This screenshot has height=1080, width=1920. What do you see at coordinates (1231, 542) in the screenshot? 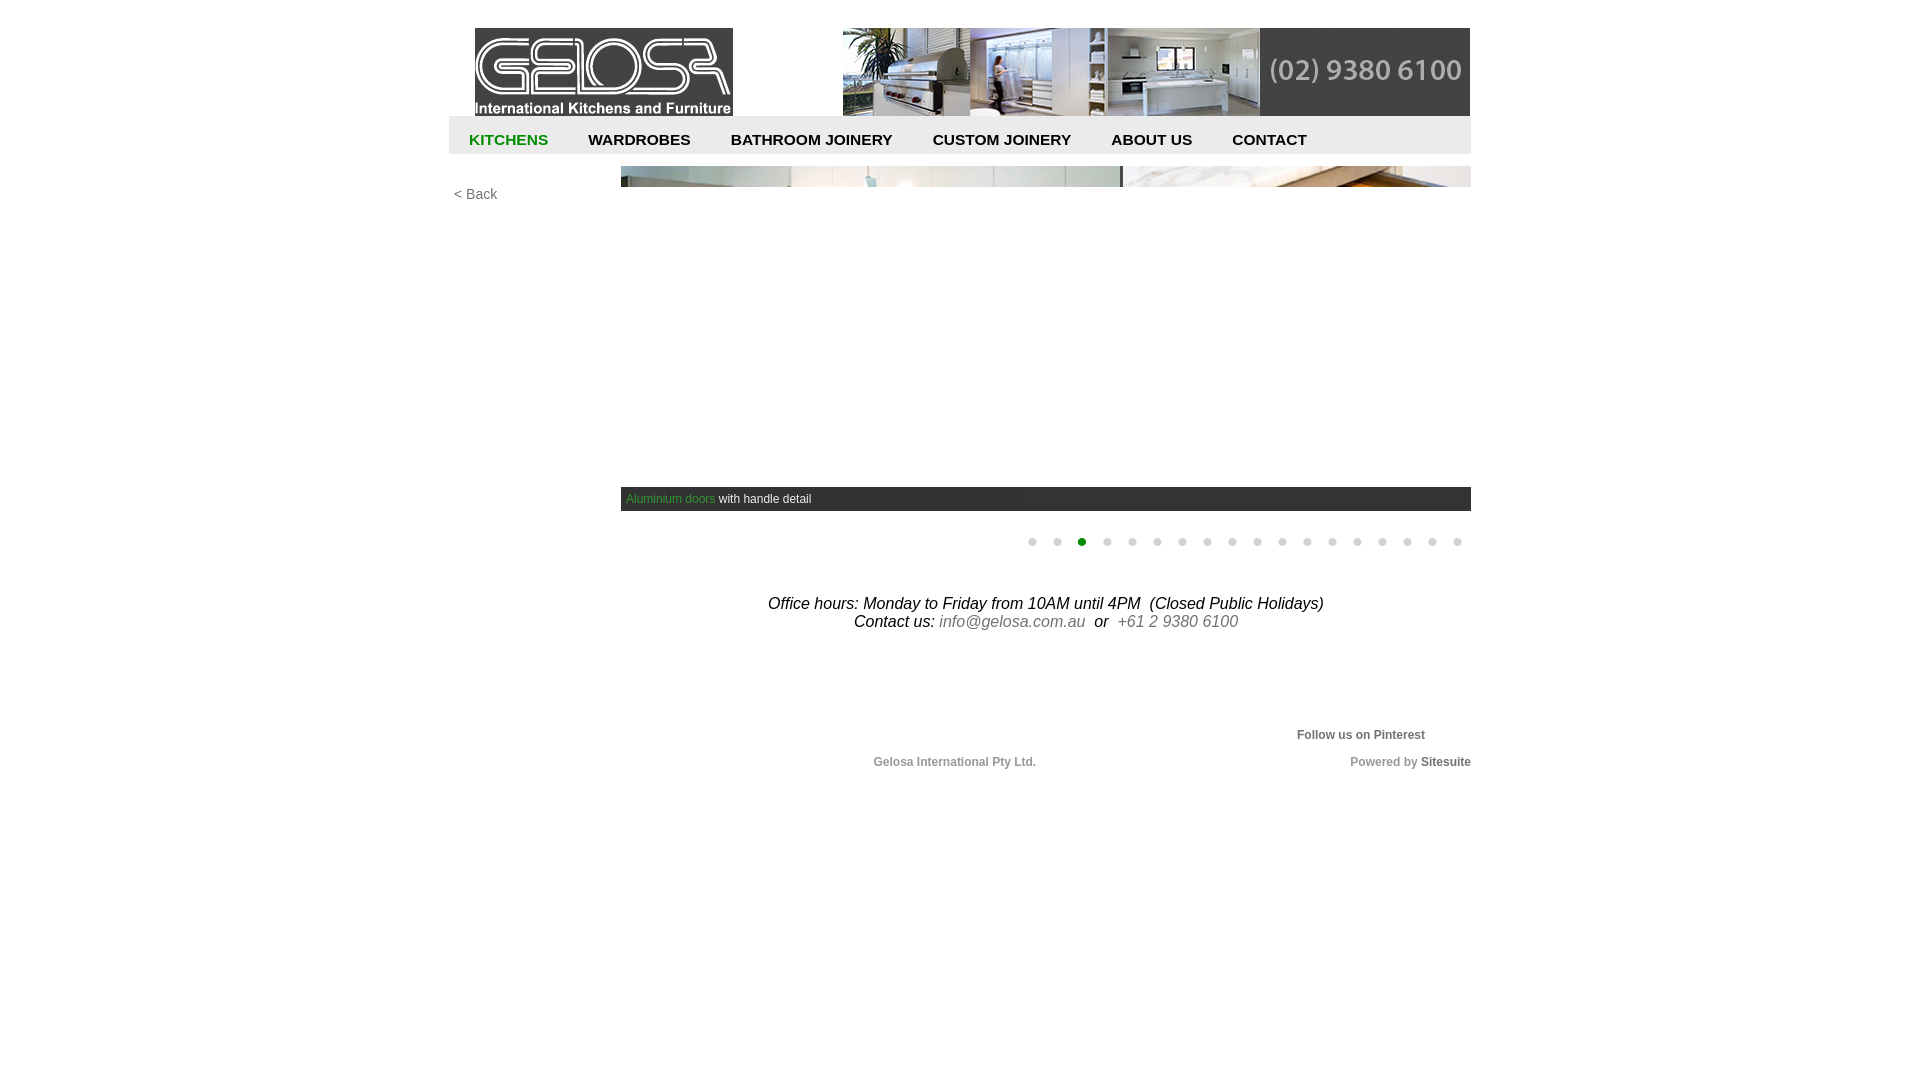
I see `'9'` at bounding box center [1231, 542].